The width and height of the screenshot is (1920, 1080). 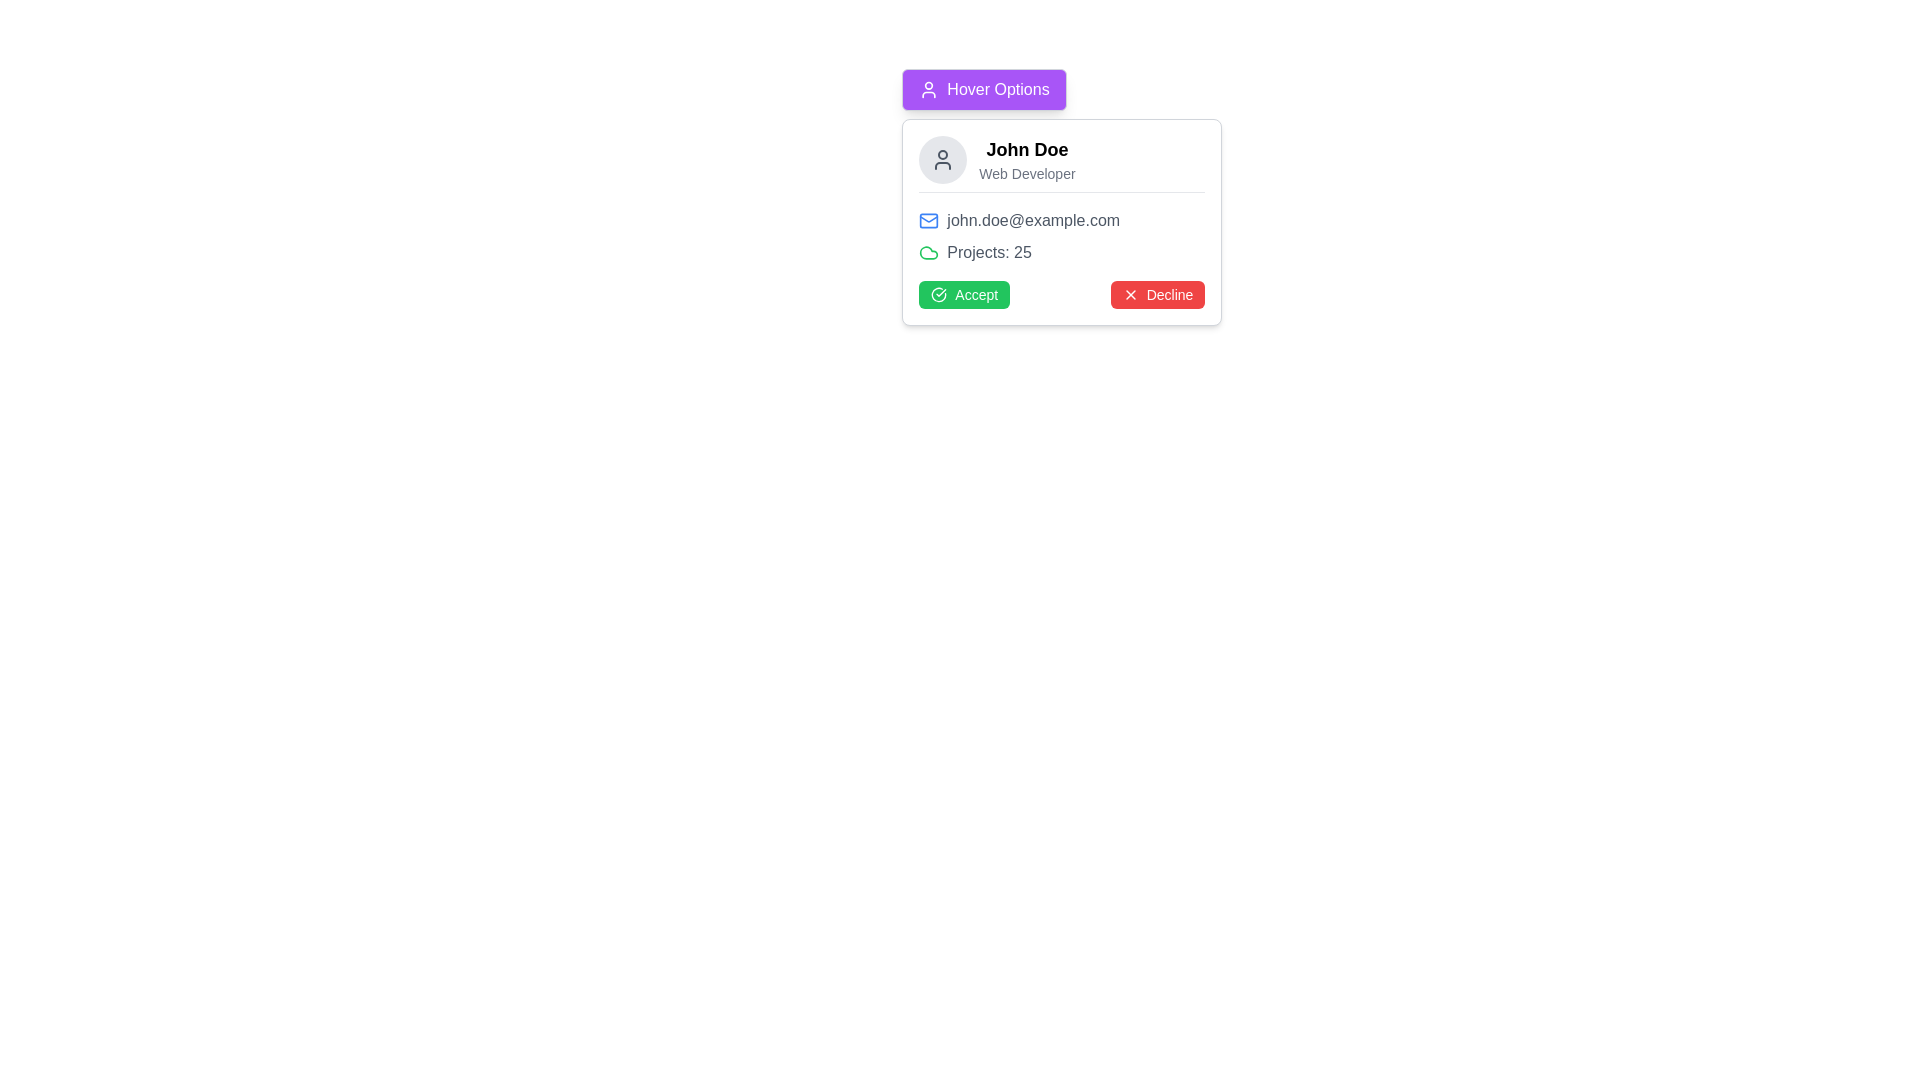 What do you see at coordinates (928, 220) in the screenshot?
I see `the blue outlined envelope icon representing an email, located to the left of the email address 'john.doe@example.com' within the card labeled 'John Doe'` at bounding box center [928, 220].